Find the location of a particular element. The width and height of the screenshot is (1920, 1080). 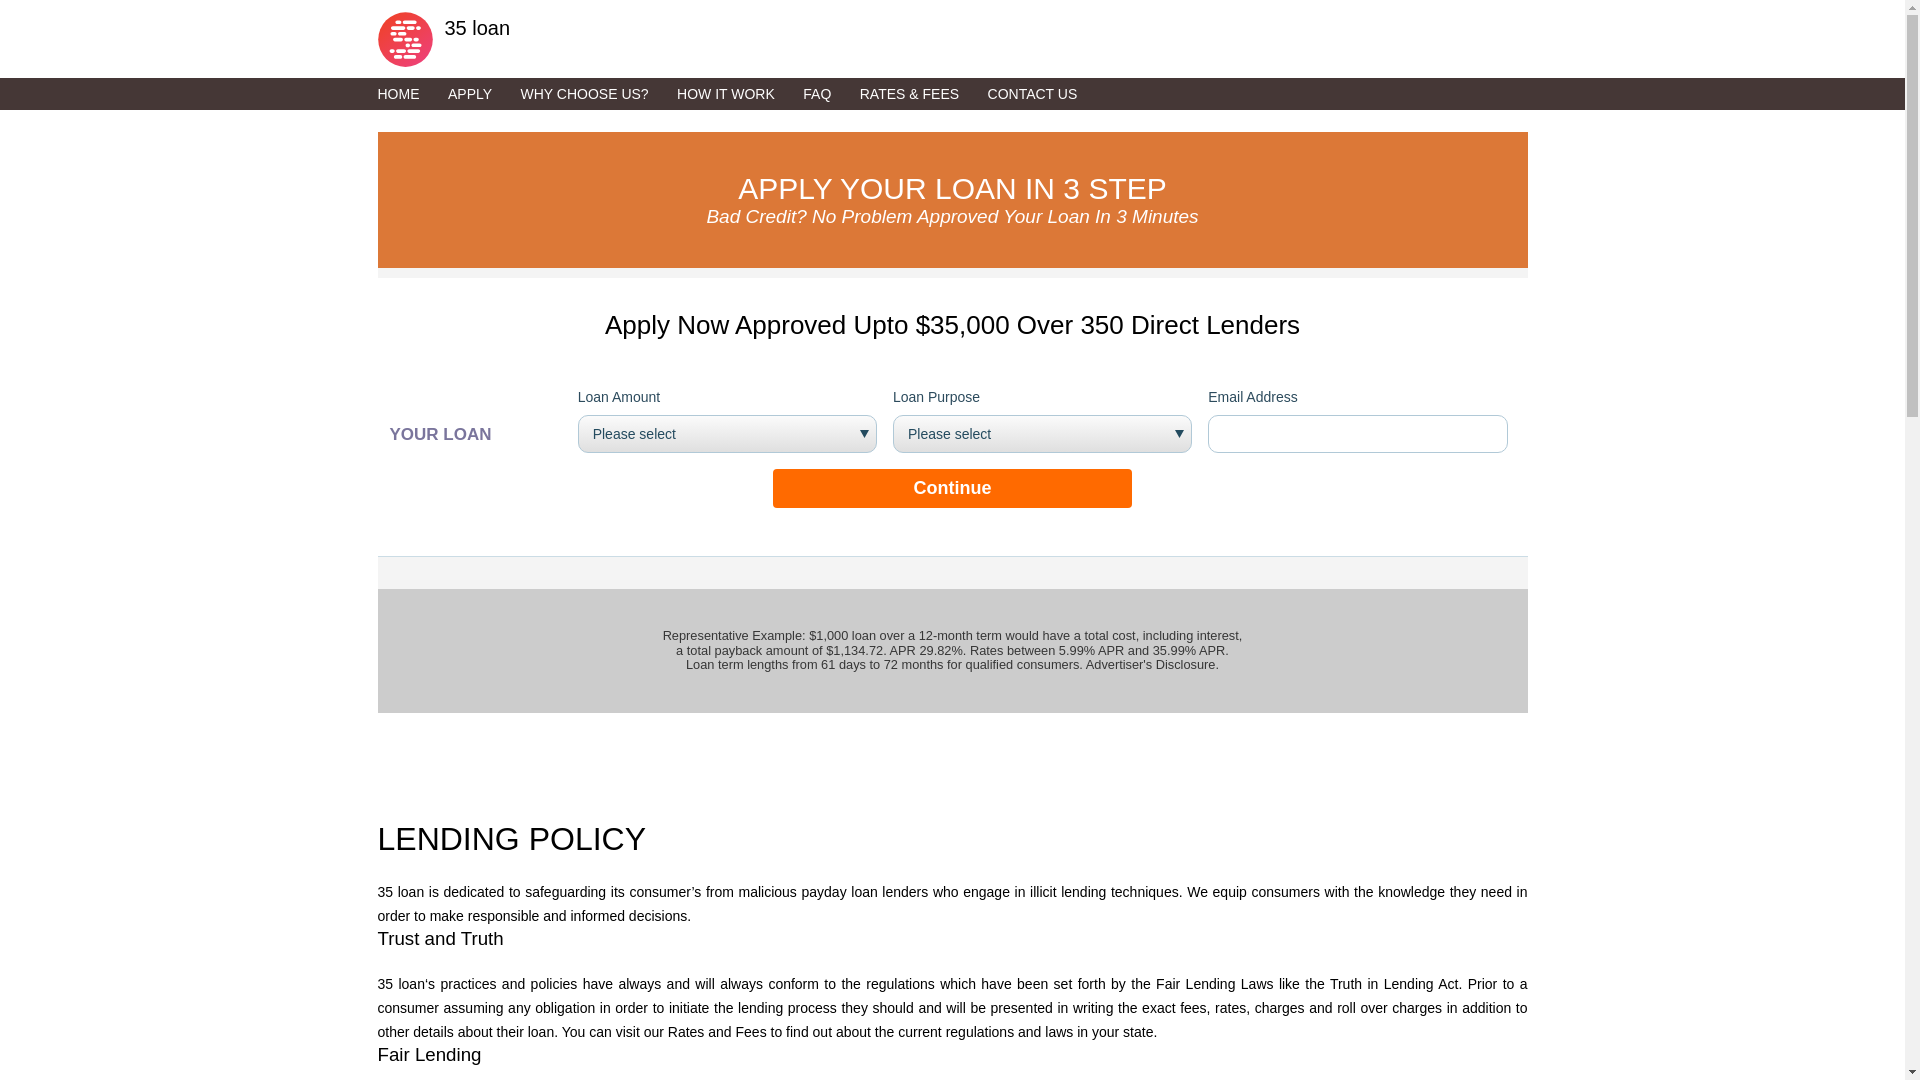

'WHY CHOOSE US?' is located at coordinates (595, 93).